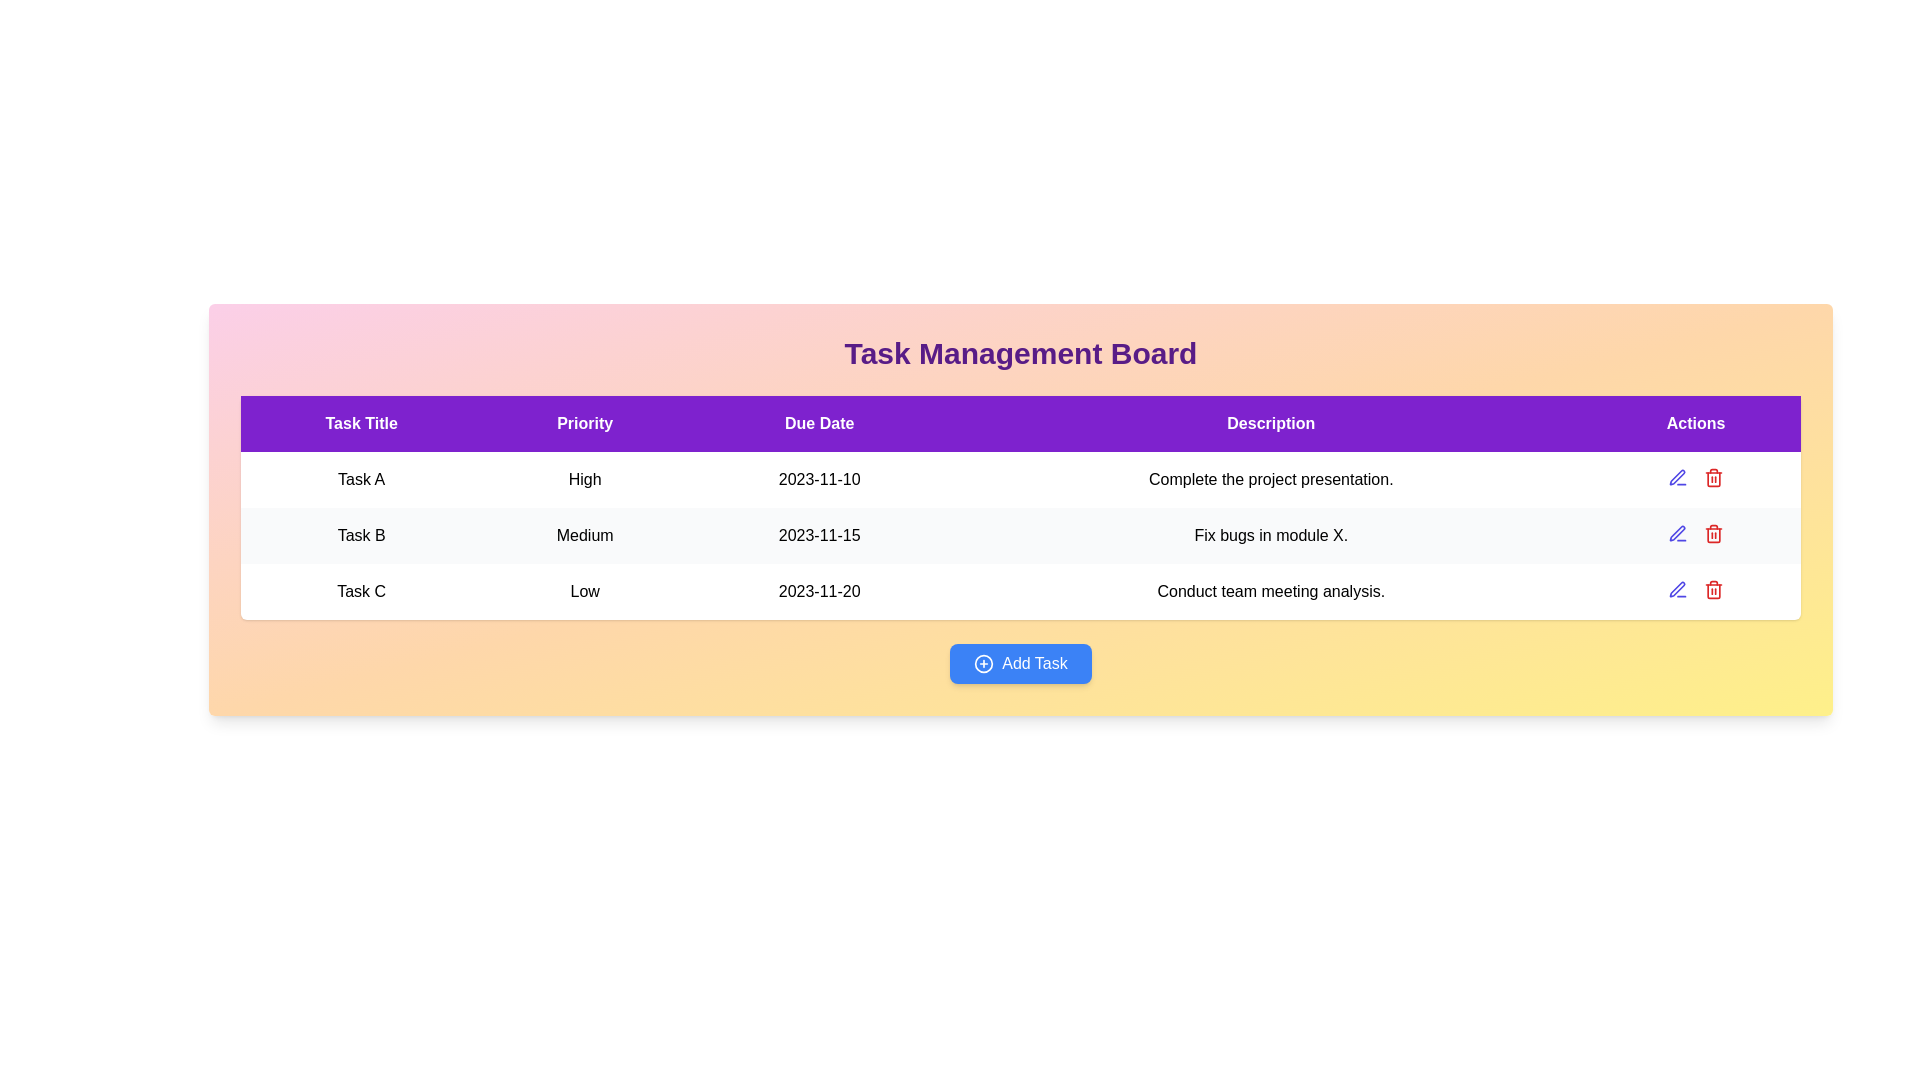  I want to click on the blue 'Add Task' button with rounded edges and a plus sign icon, located at the bottom center of the 'Task Management Board' section, to initiate task addition, so click(1021, 663).